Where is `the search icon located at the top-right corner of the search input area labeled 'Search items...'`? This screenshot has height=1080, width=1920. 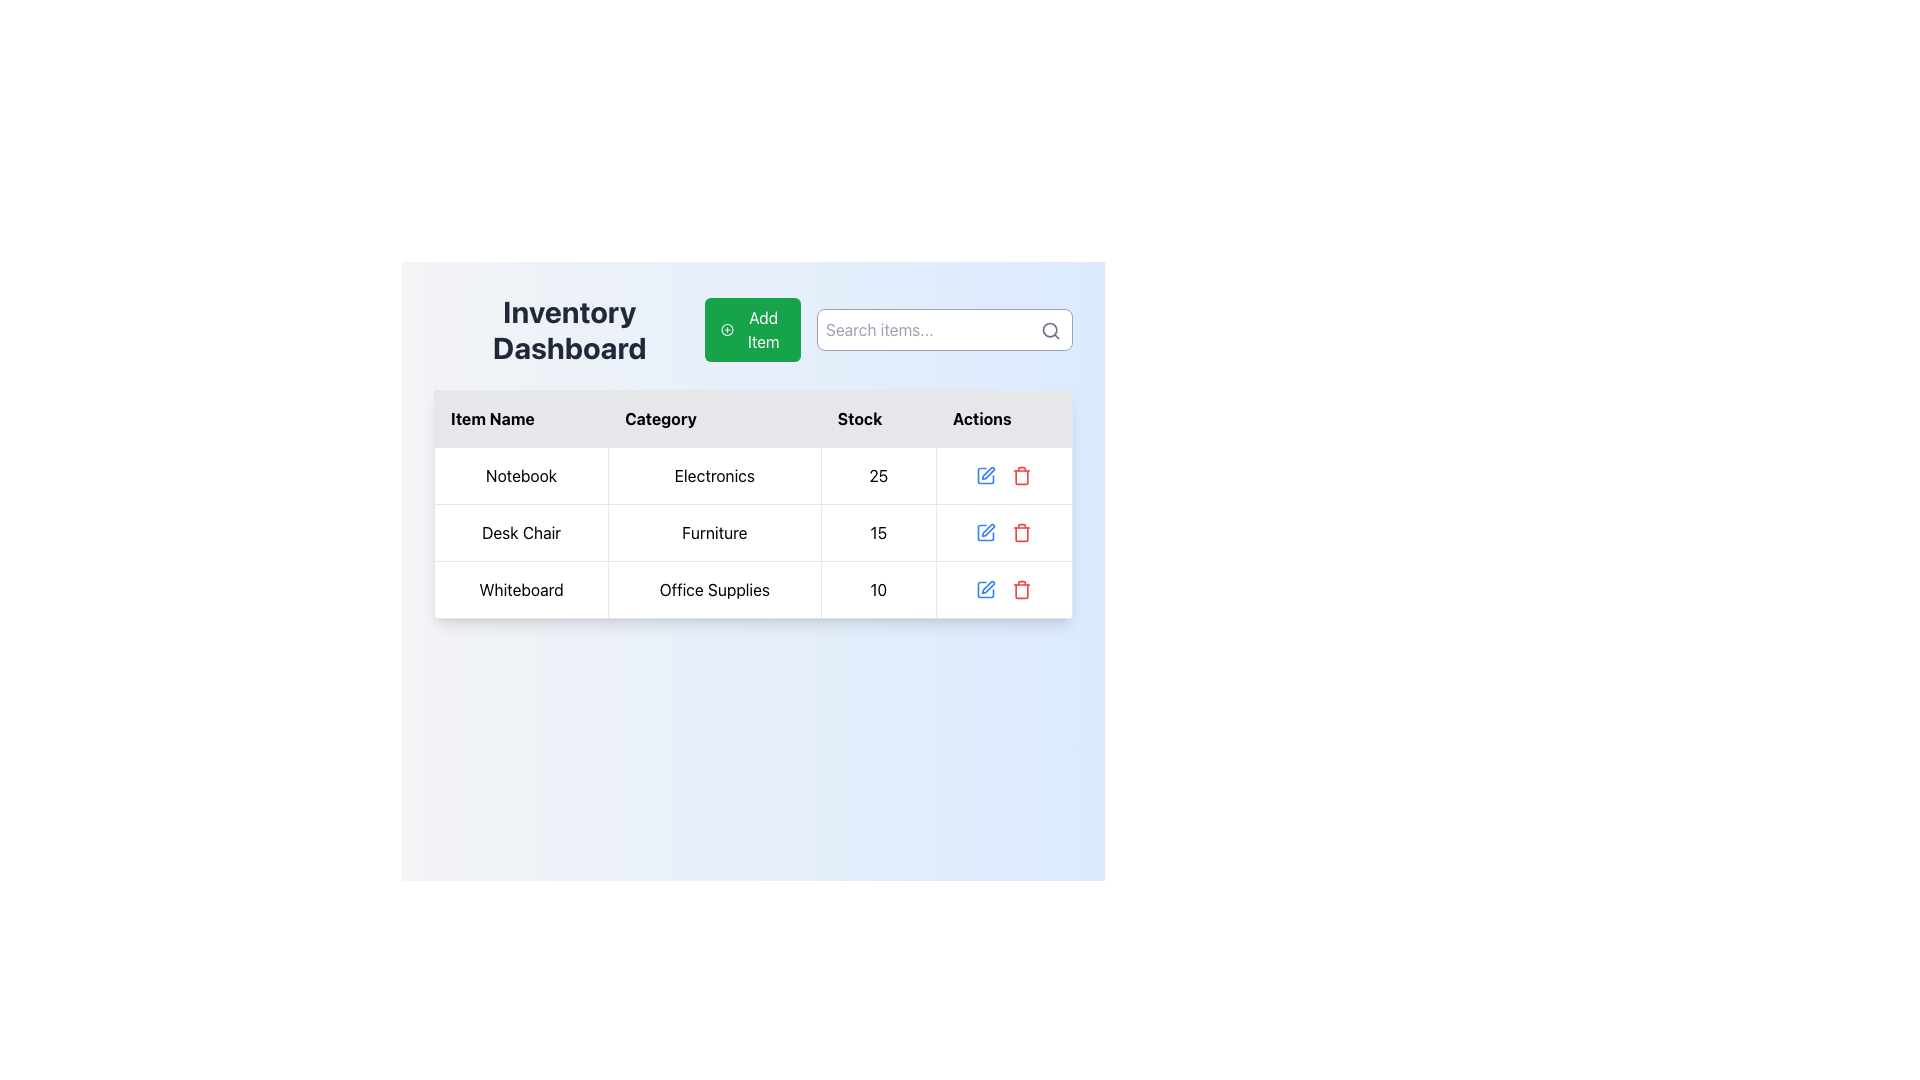 the search icon located at the top-right corner of the search input area labeled 'Search items...' is located at coordinates (1050, 330).